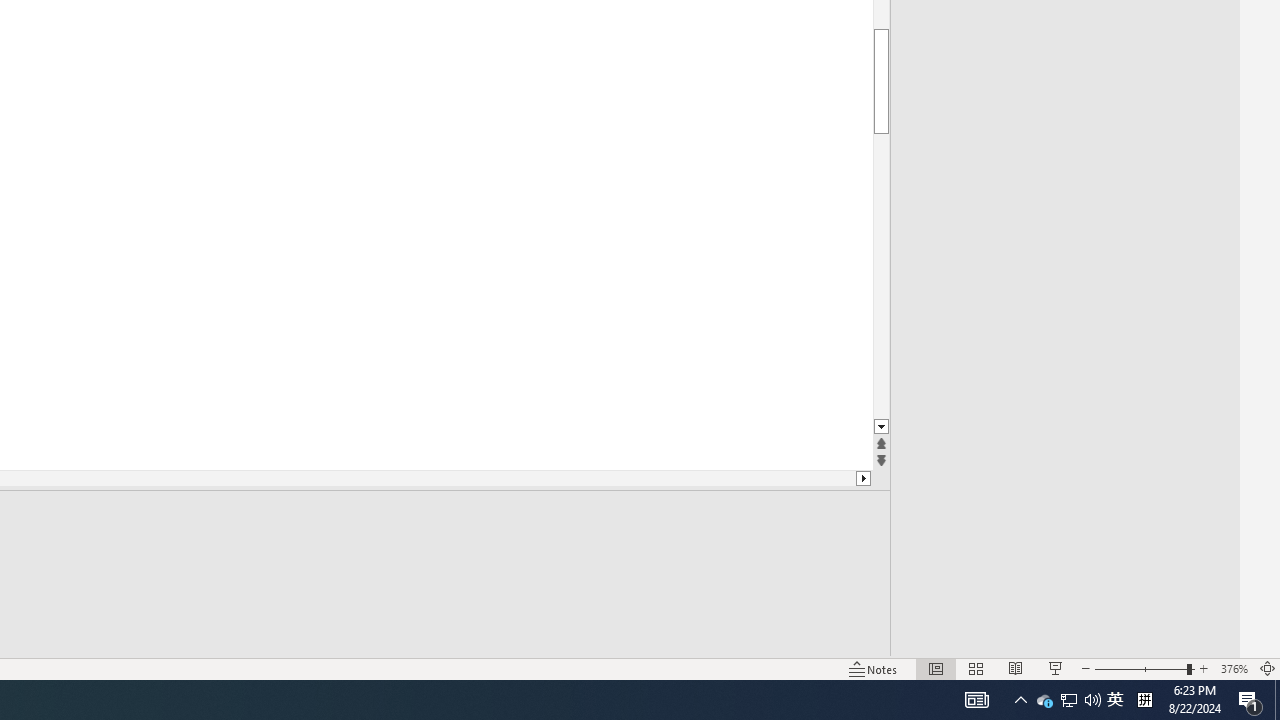 The width and height of the screenshot is (1280, 720). I want to click on 'Slide Sorter', so click(976, 669).